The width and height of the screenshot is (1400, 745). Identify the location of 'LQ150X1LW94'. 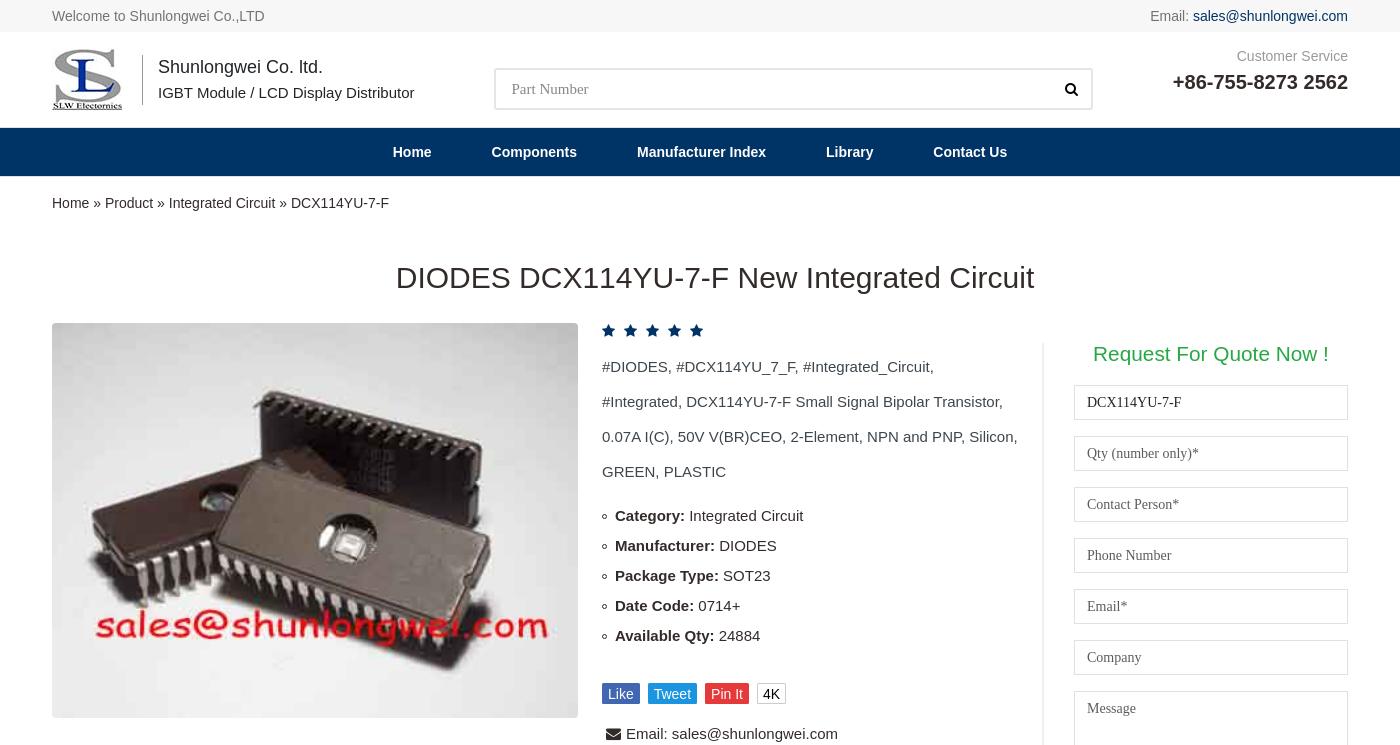
(368, 587).